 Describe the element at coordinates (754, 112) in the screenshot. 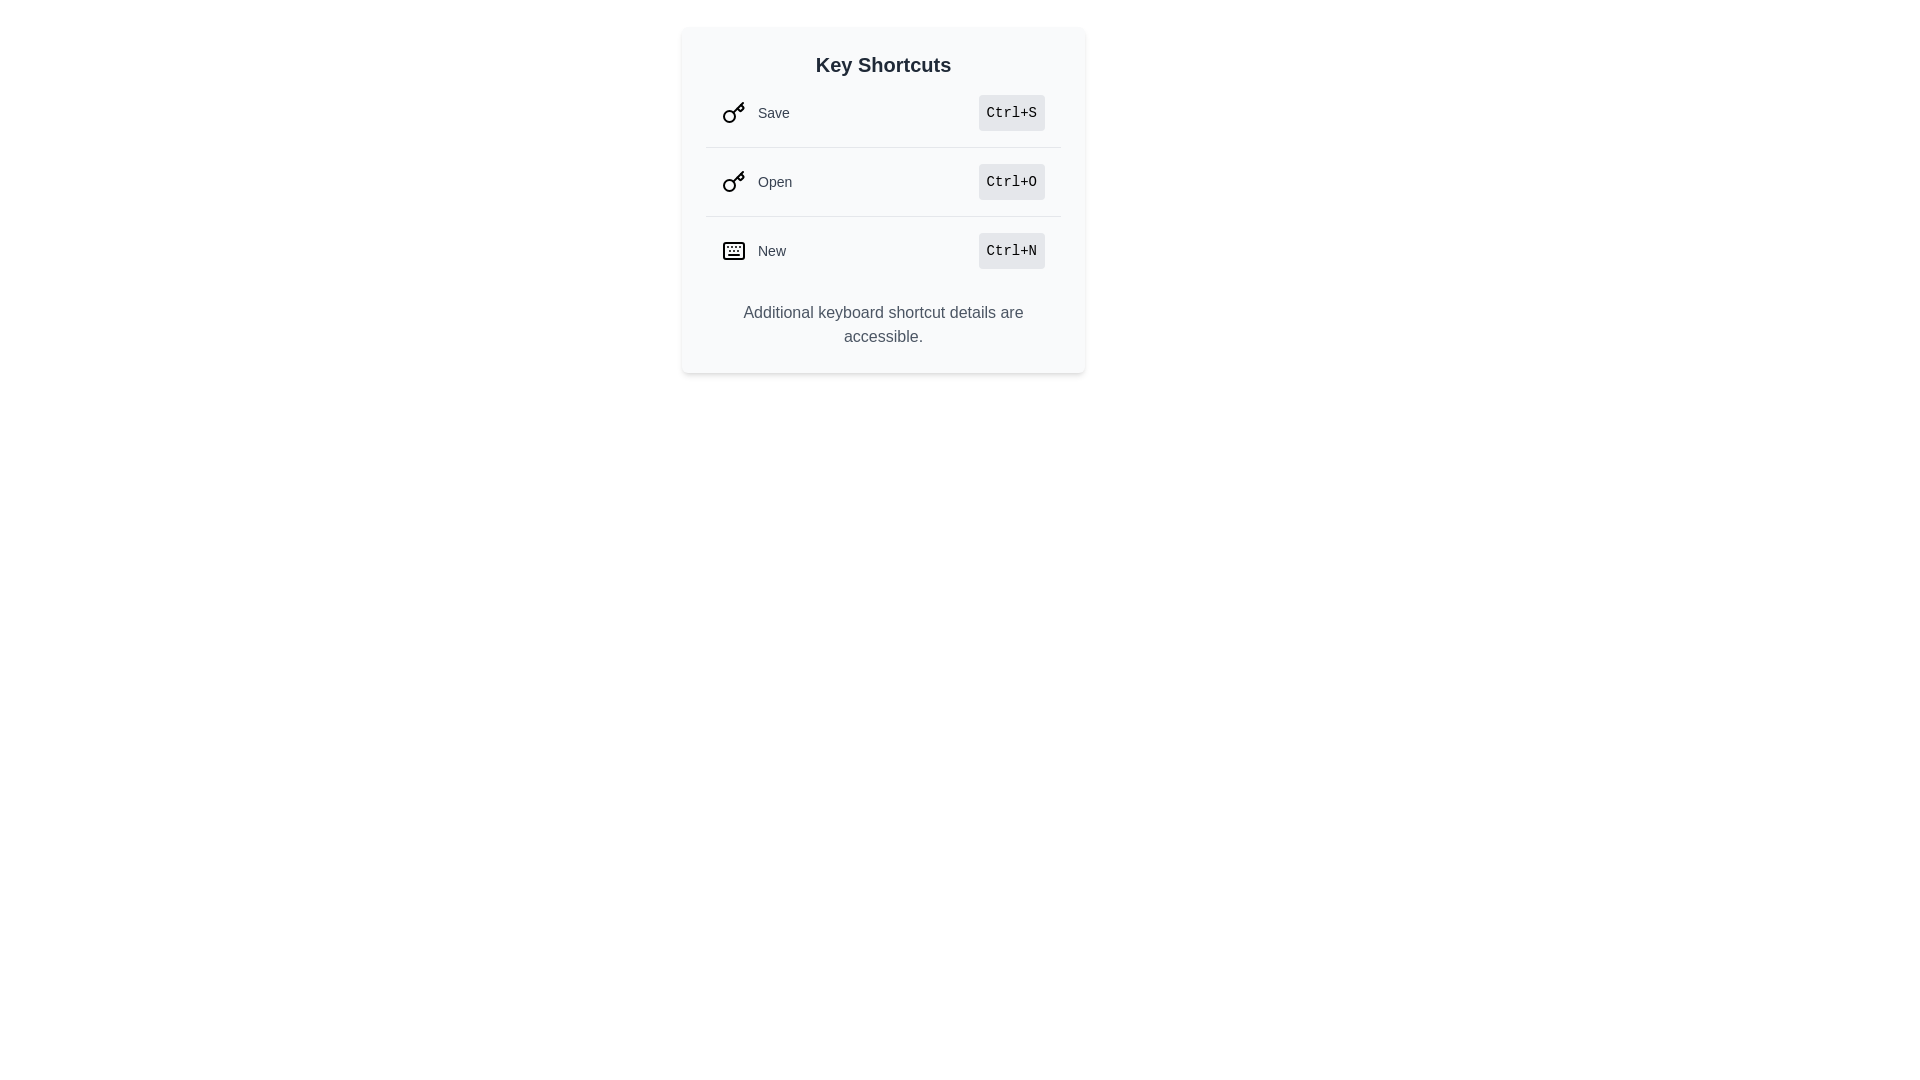

I see `the 'Save' text with icon label, which is the first item in the top row of the vertically-aligned list of shortcut options within the panel` at that location.